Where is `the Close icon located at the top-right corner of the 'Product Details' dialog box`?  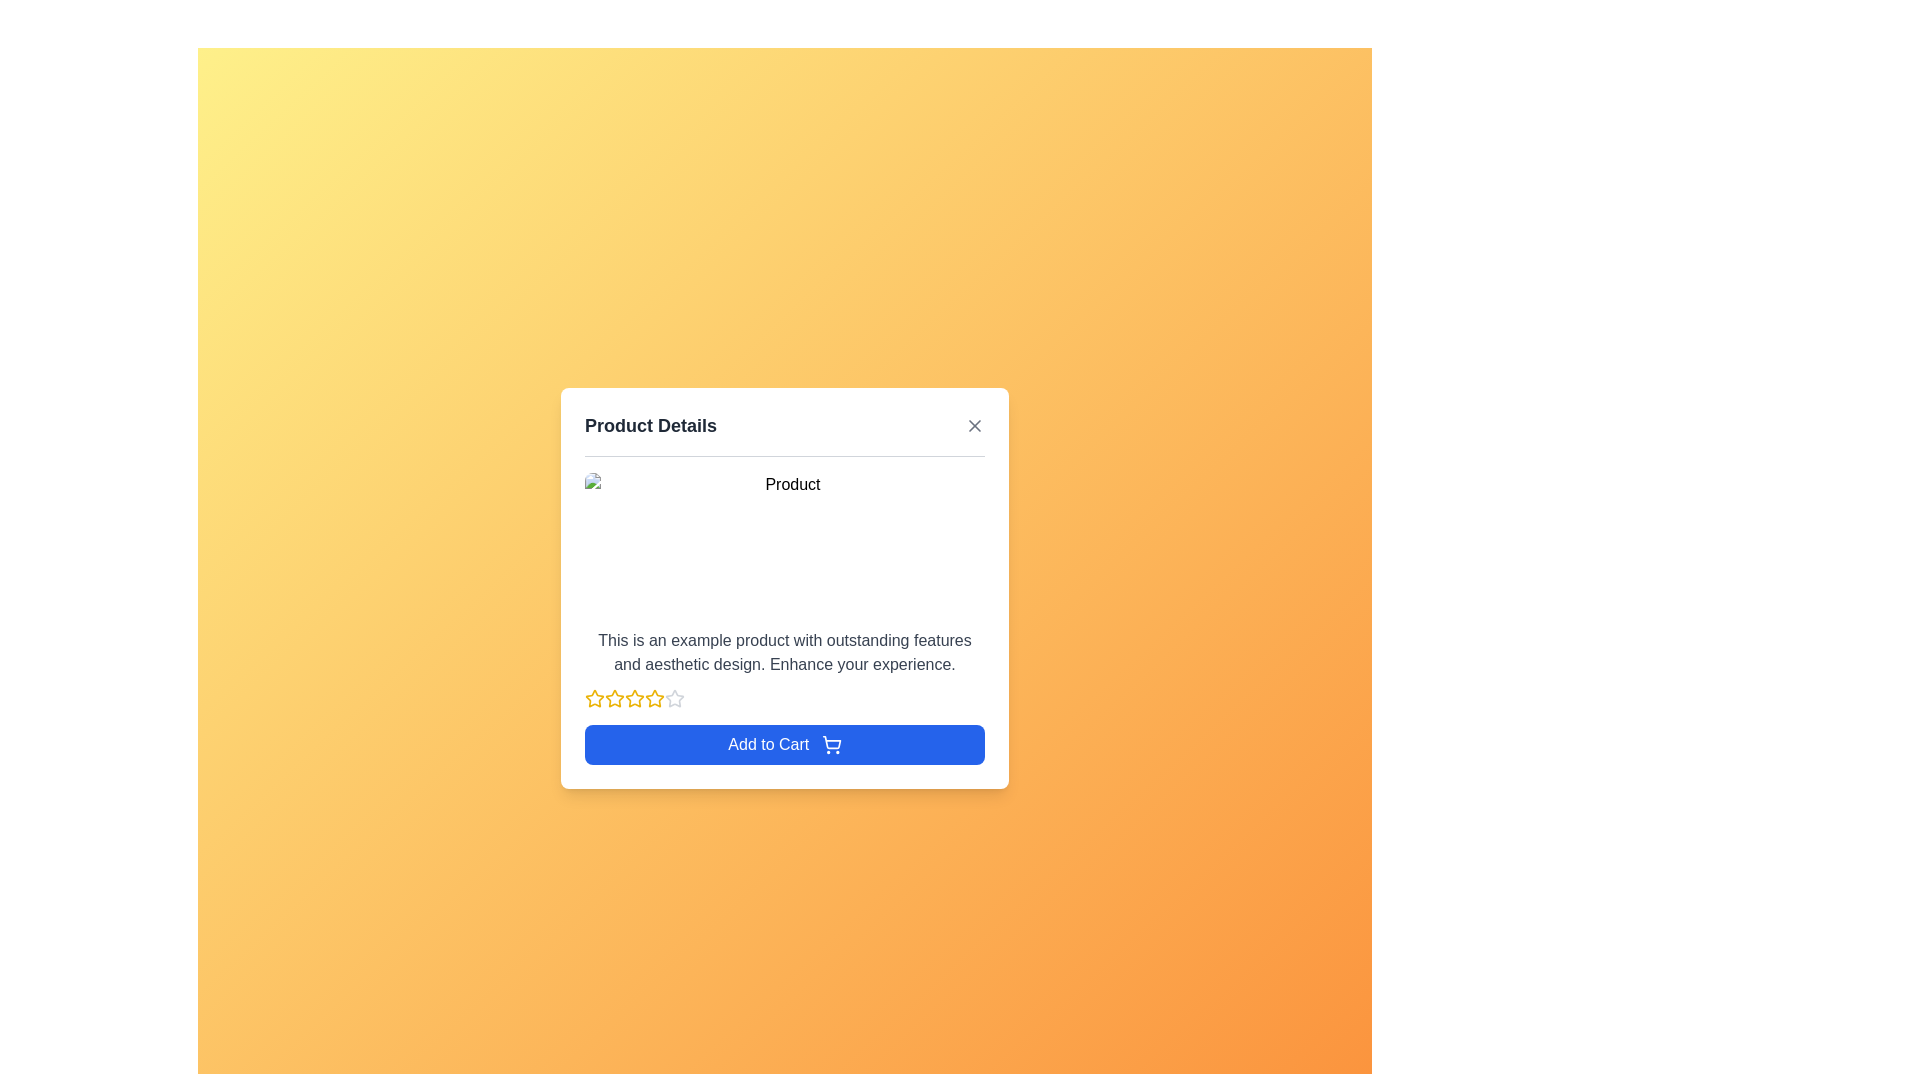
the Close icon located at the top-right corner of the 'Product Details' dialog box is located at coordinates (974, 424).